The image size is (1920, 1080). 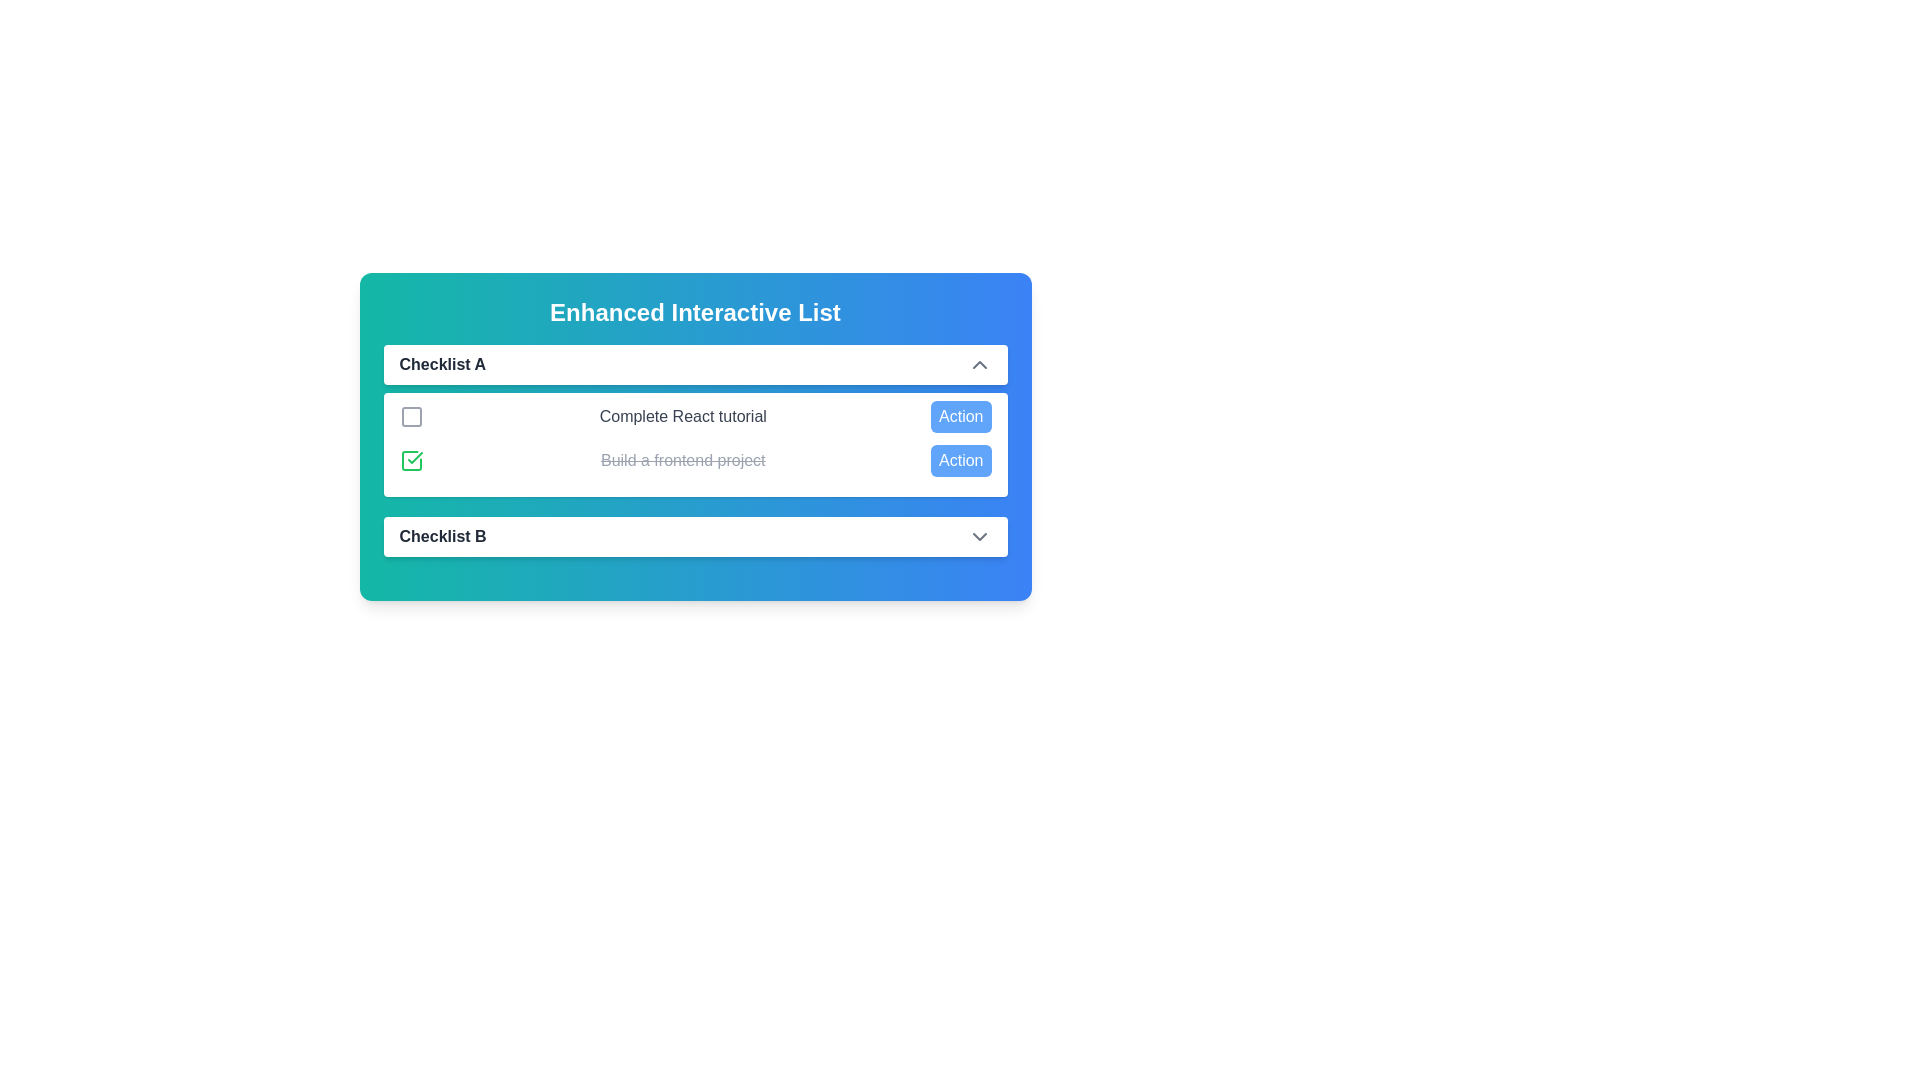 What do you see at coordinates (979, 535) in the screenshot?
I see `the downward-facing chevron icon with a thin, rounded, gray outline located at the far right of the 'Checklist B' area` at bounding box center [979, 535].